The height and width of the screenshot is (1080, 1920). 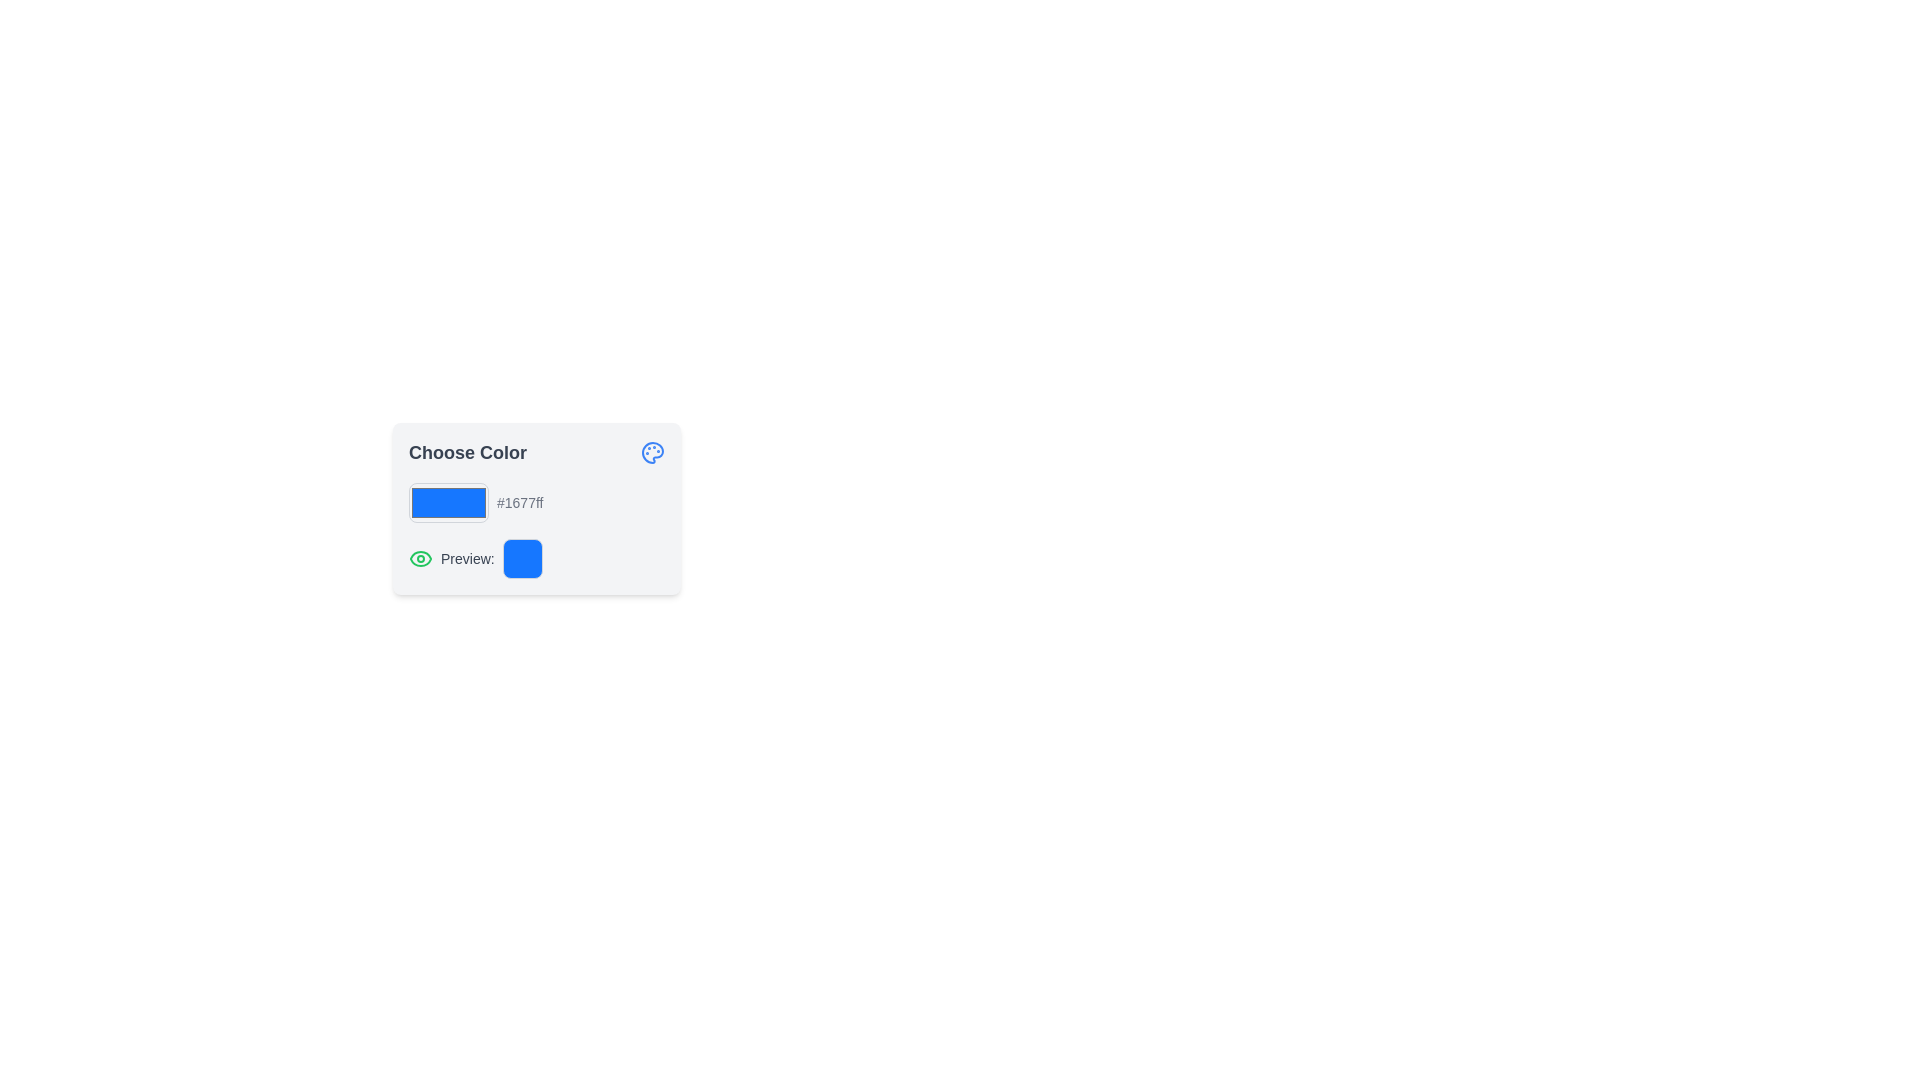 I want to click on the text displaying the hexadecimal color code '#1677ff', which is styled with a small text size and gray color, located to the right of the color selector box in the 'Choose Color' section, so click(x=520, y=501).